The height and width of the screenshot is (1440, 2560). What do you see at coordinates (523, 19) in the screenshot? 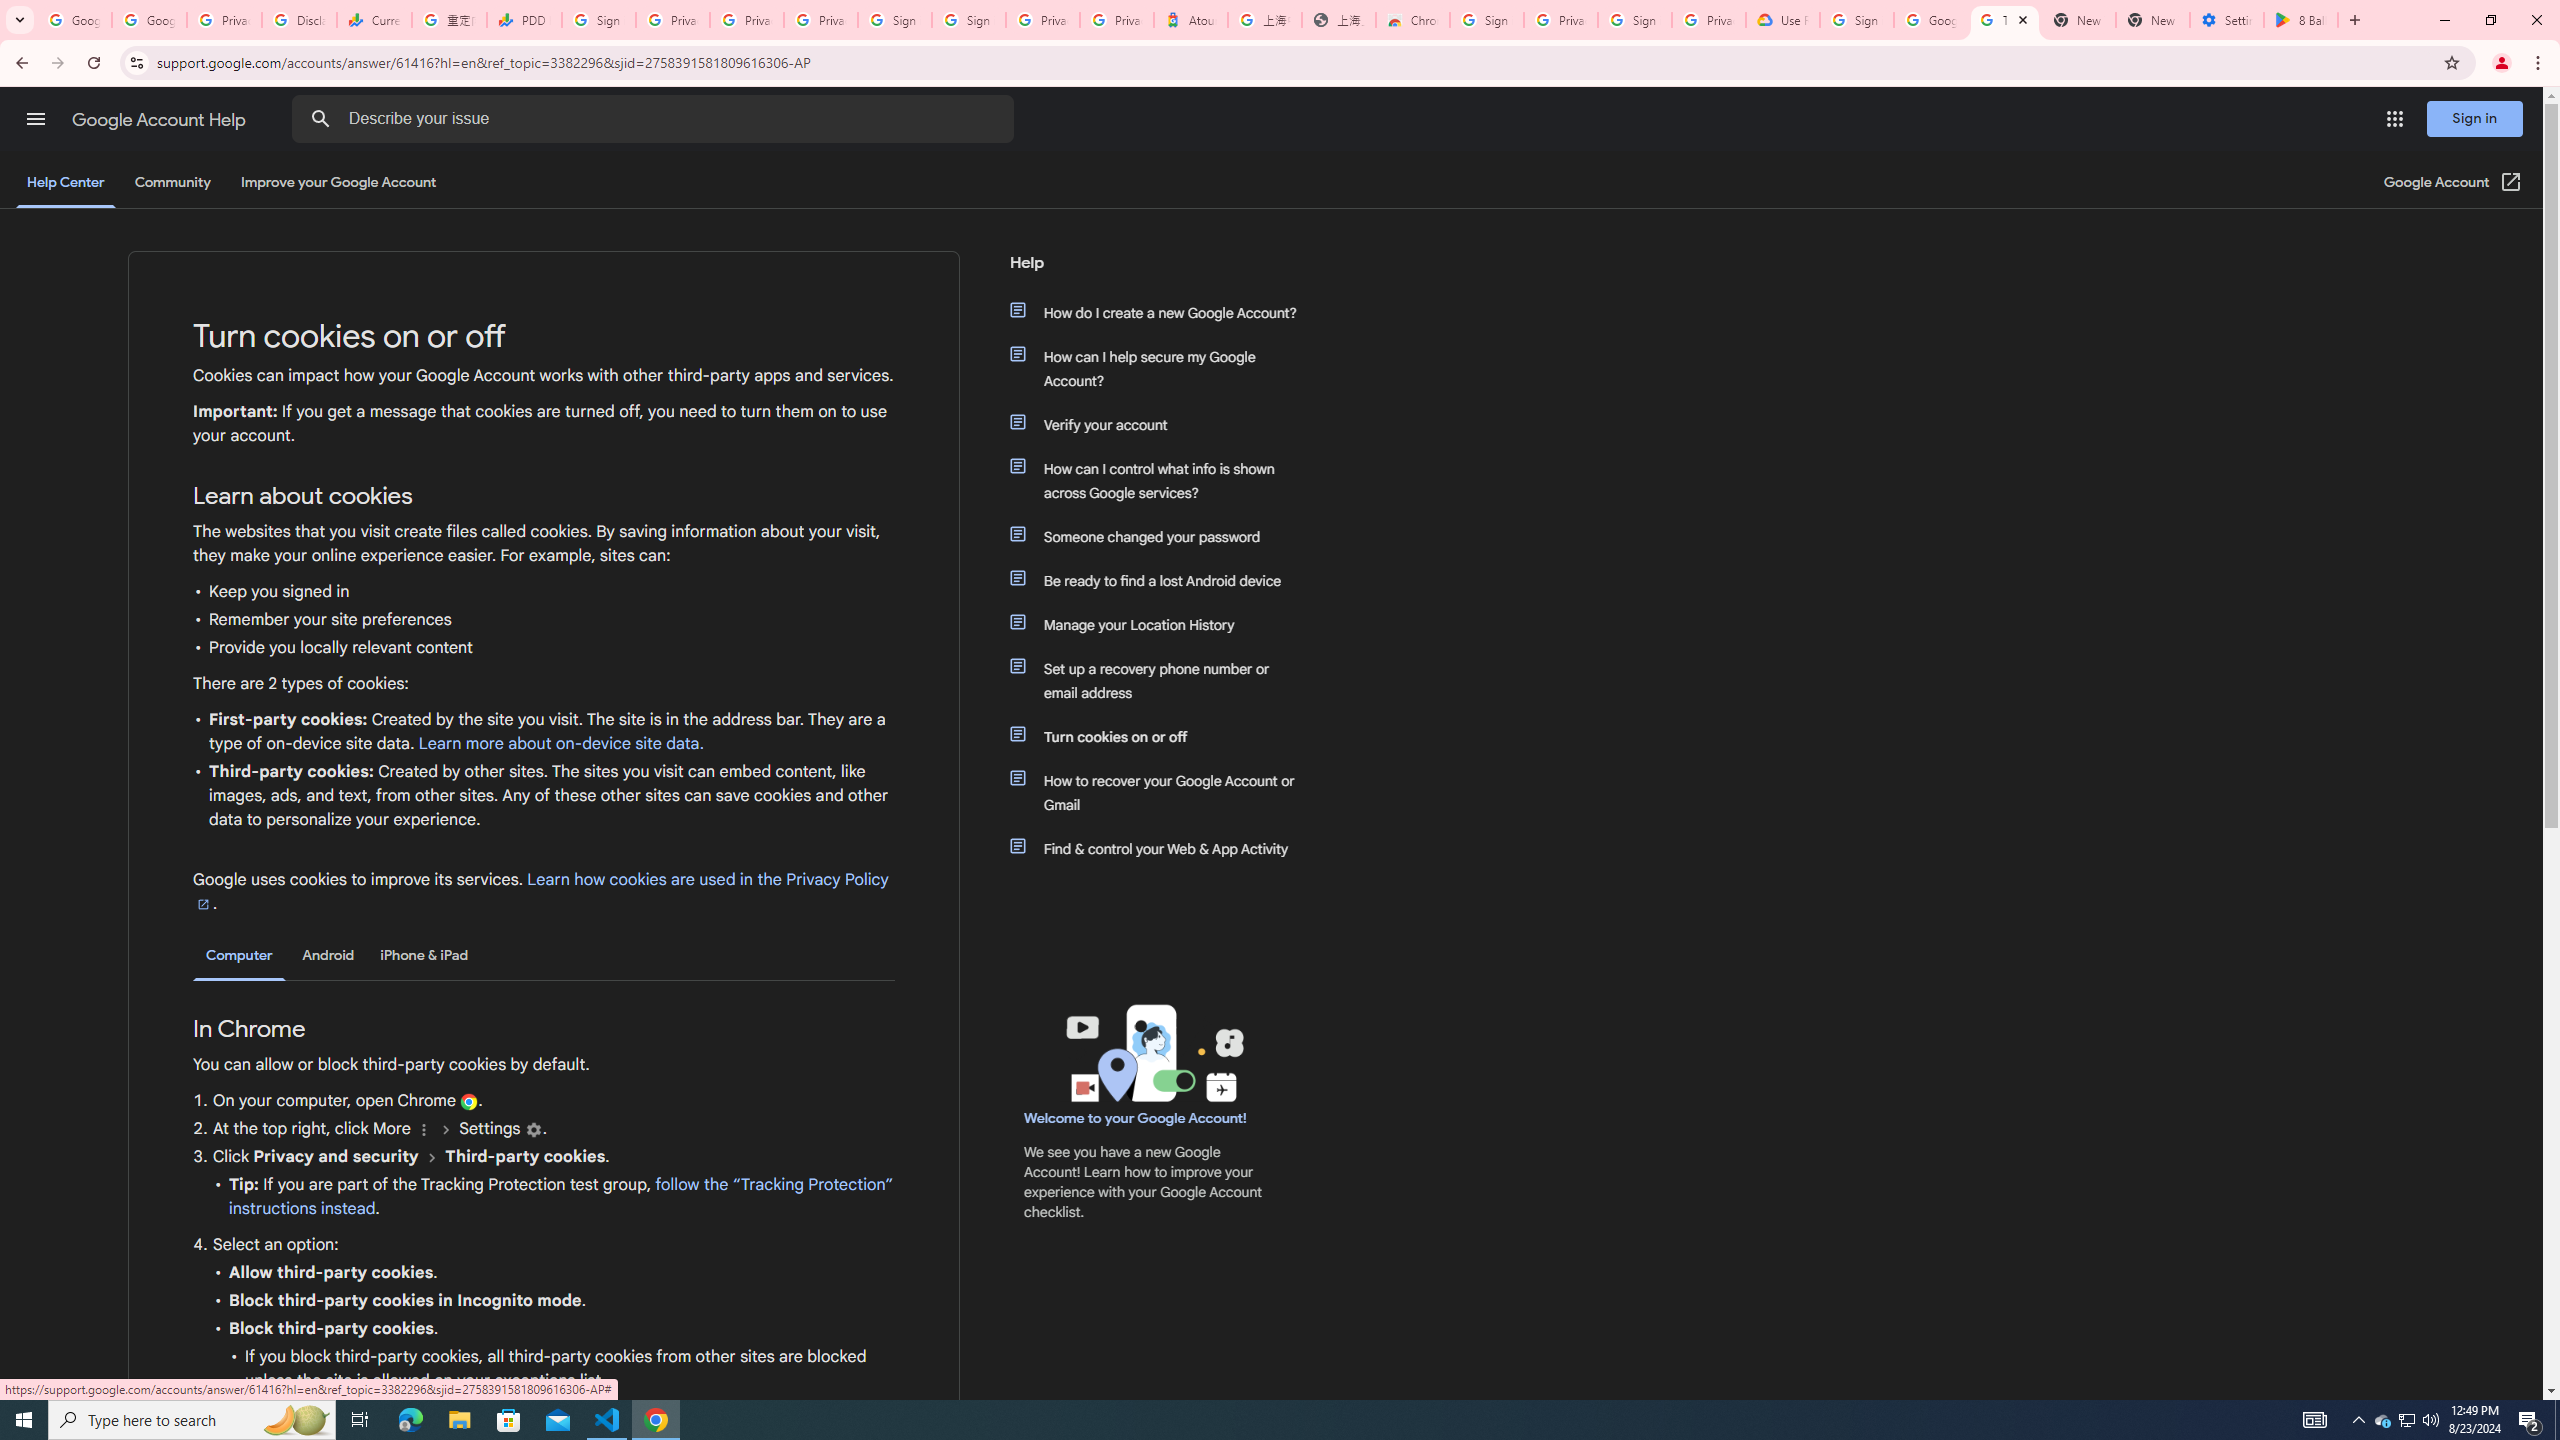
I see `'PDD Holdings Inc - ADR (PDD) Price & News - Google Finance'` at bounding box center [523, 19].